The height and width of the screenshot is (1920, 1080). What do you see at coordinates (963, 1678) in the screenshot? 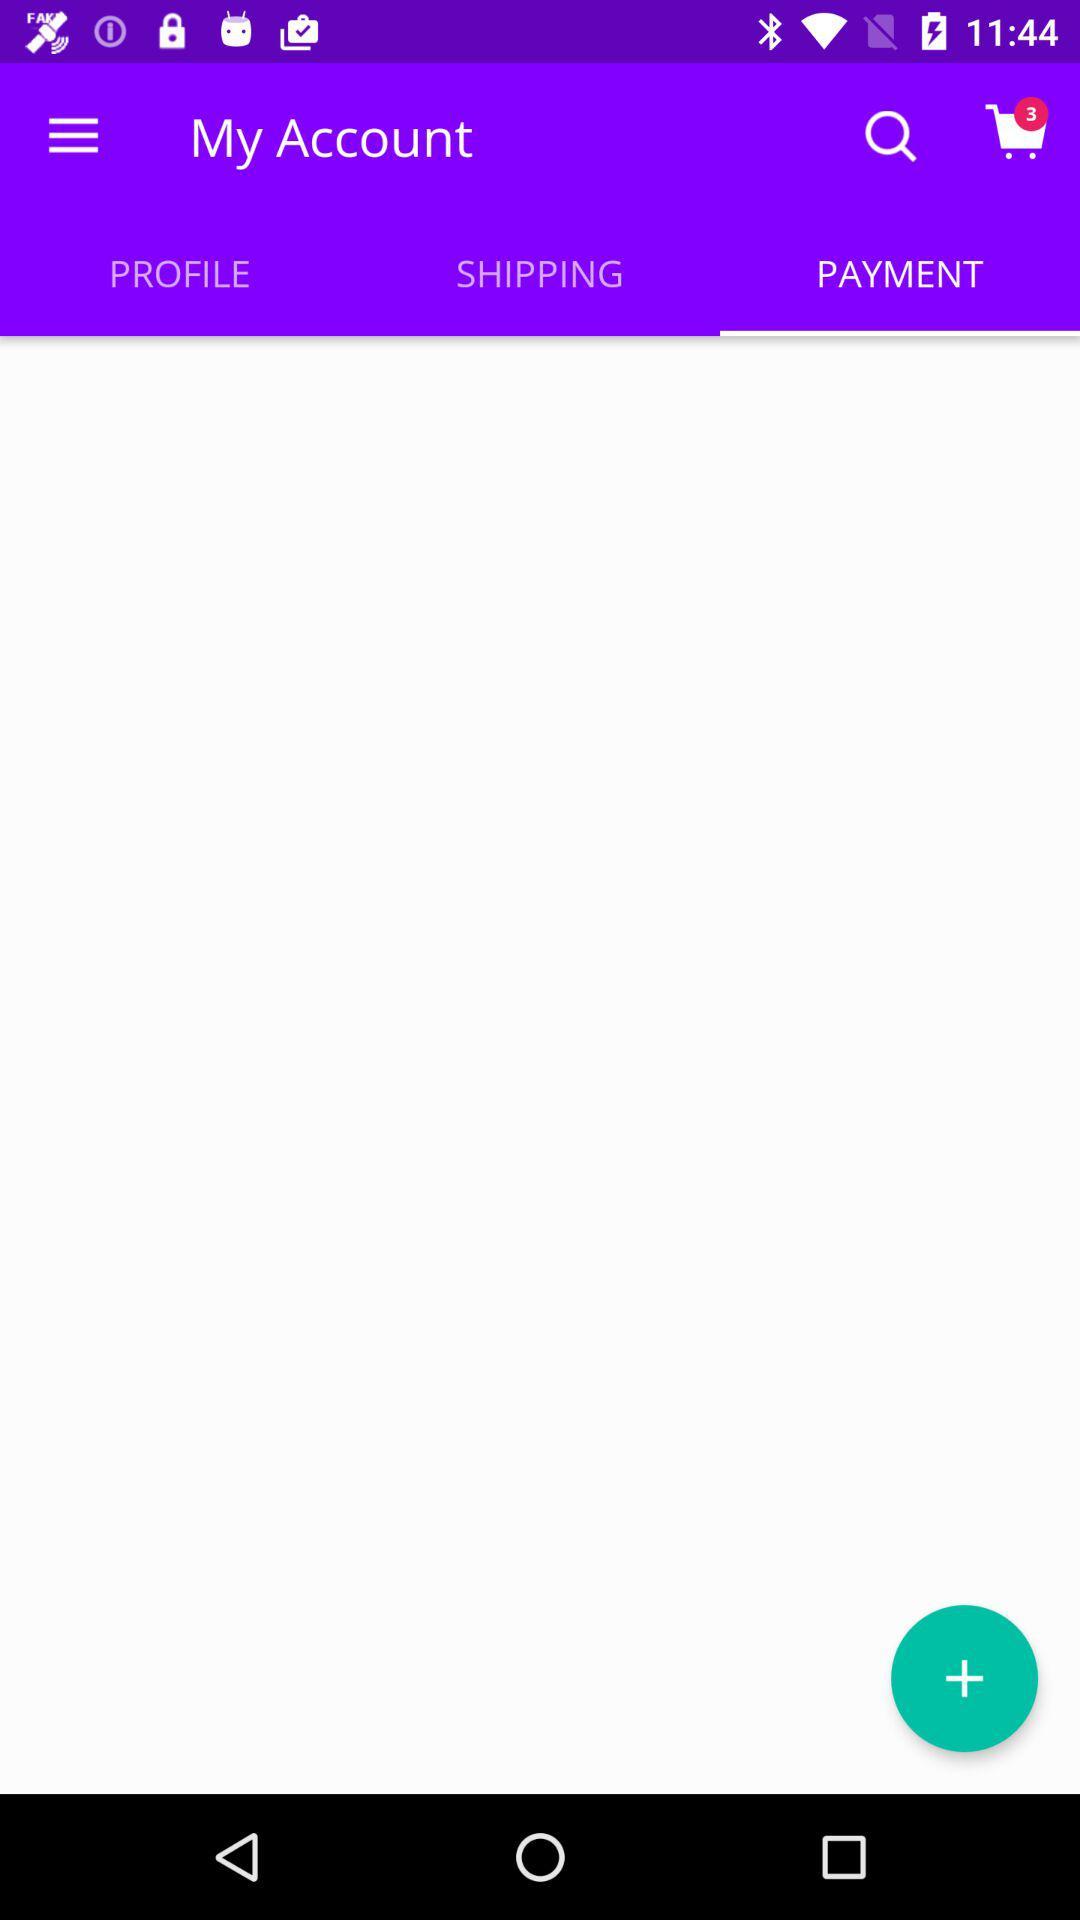
I see `icon at the bottom right corner` at bounding box center [963, 1678].